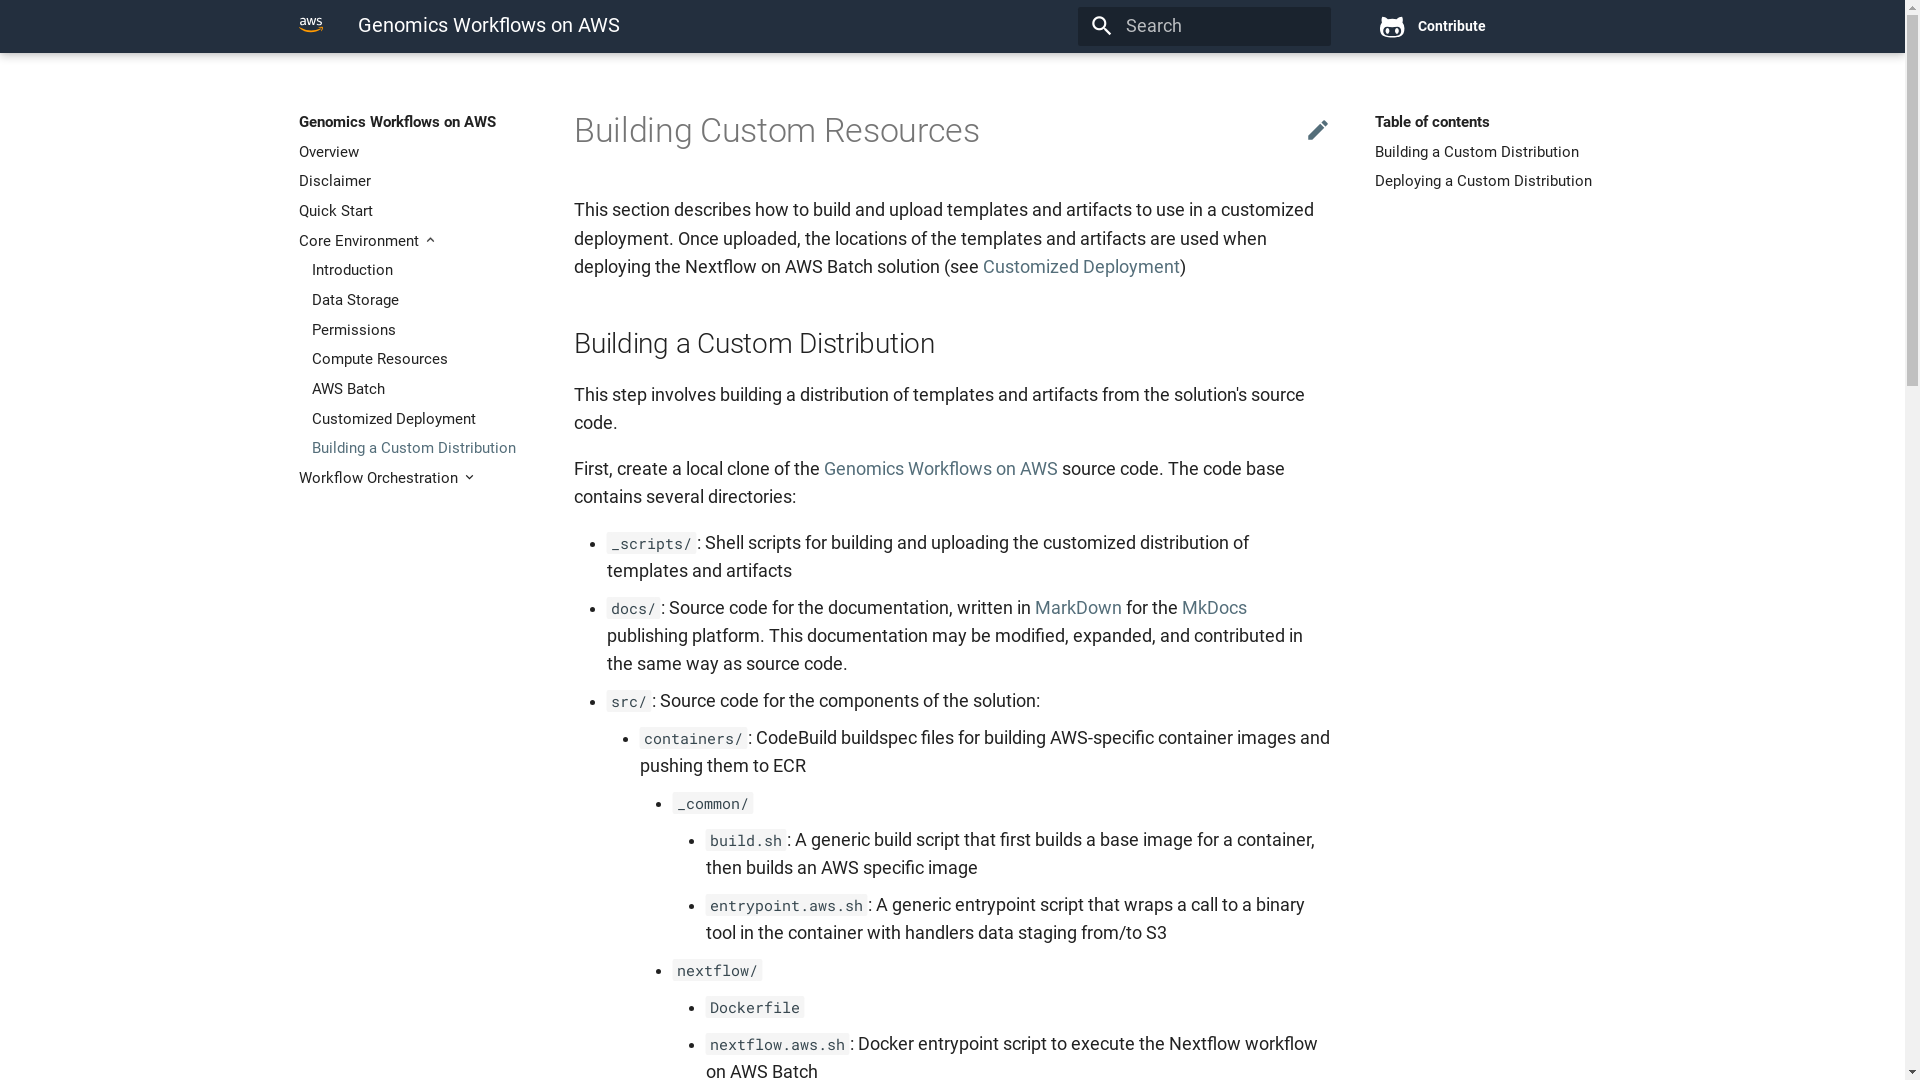 Image resolution: width=1920 pixels, height=1080 pixels. I want to click on 'Compute Resources', so click(420, 357).